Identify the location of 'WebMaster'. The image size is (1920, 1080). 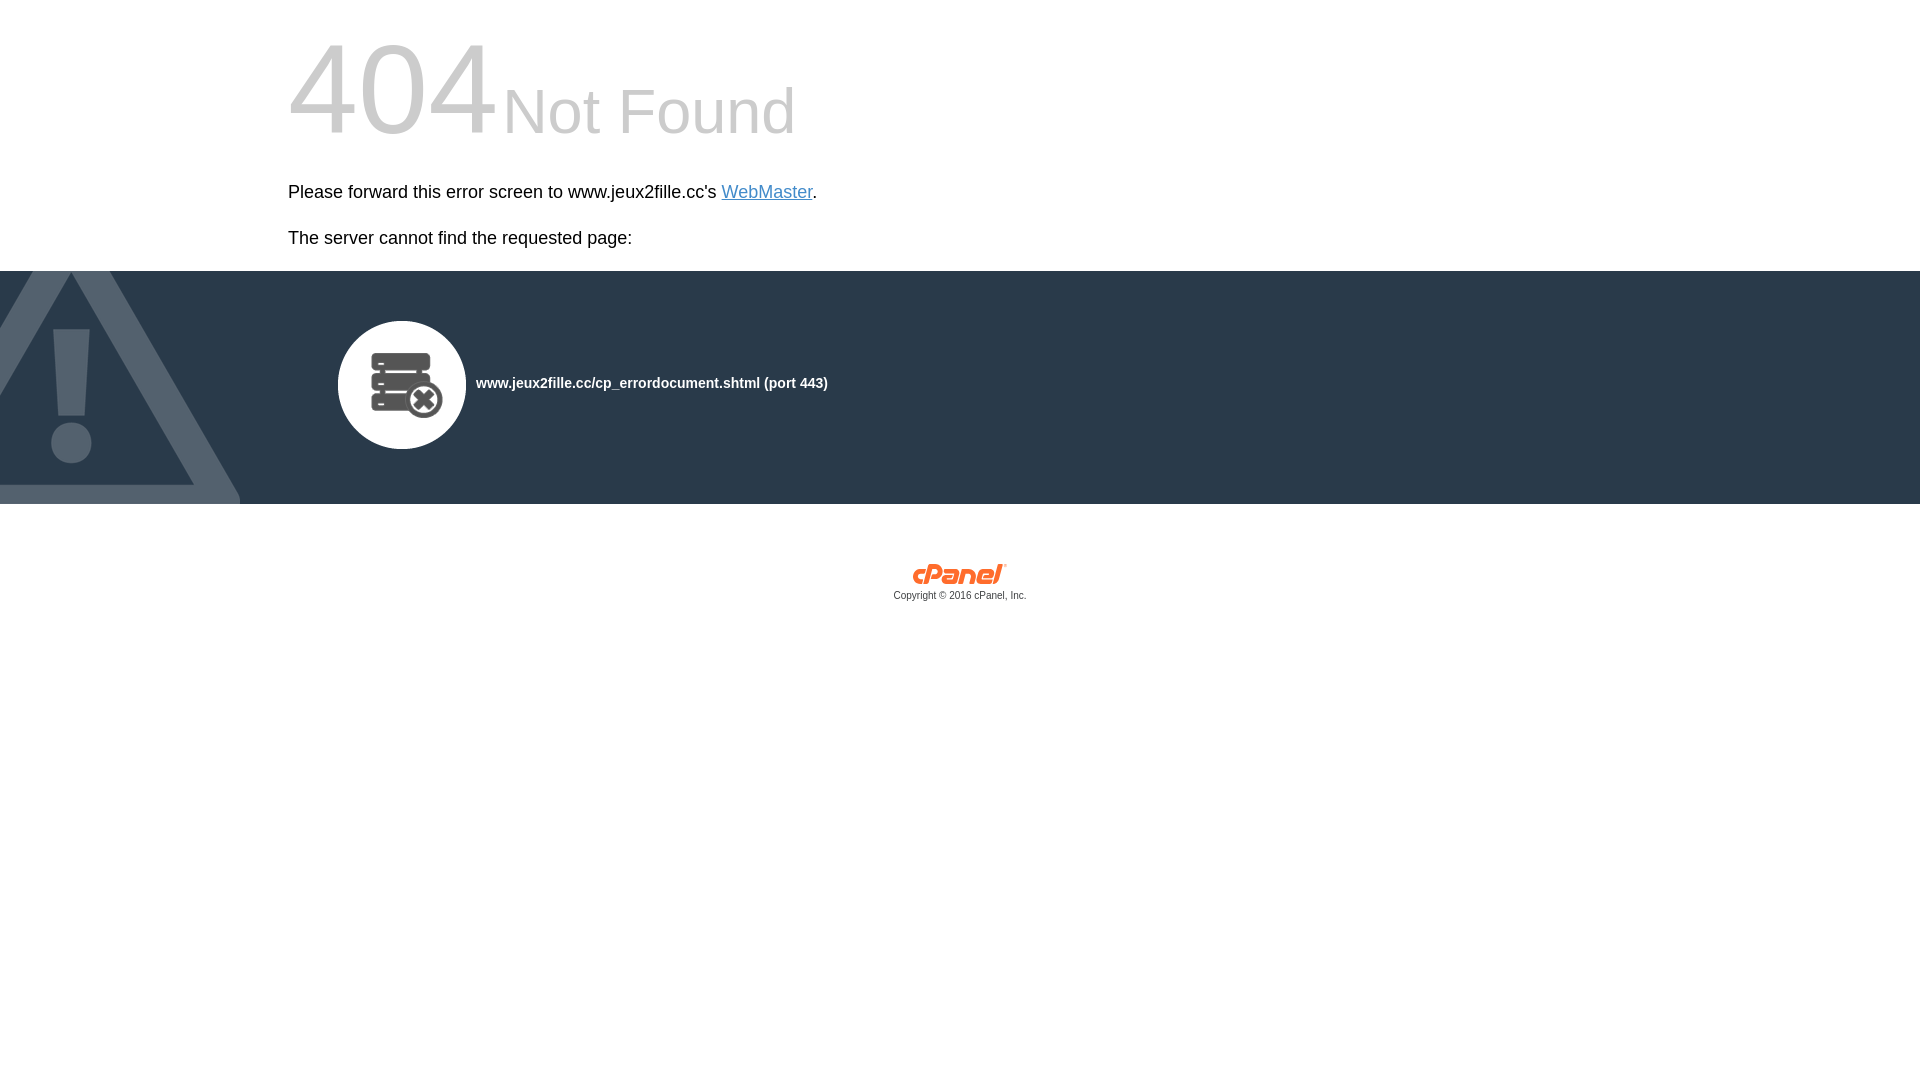
(766, 192).